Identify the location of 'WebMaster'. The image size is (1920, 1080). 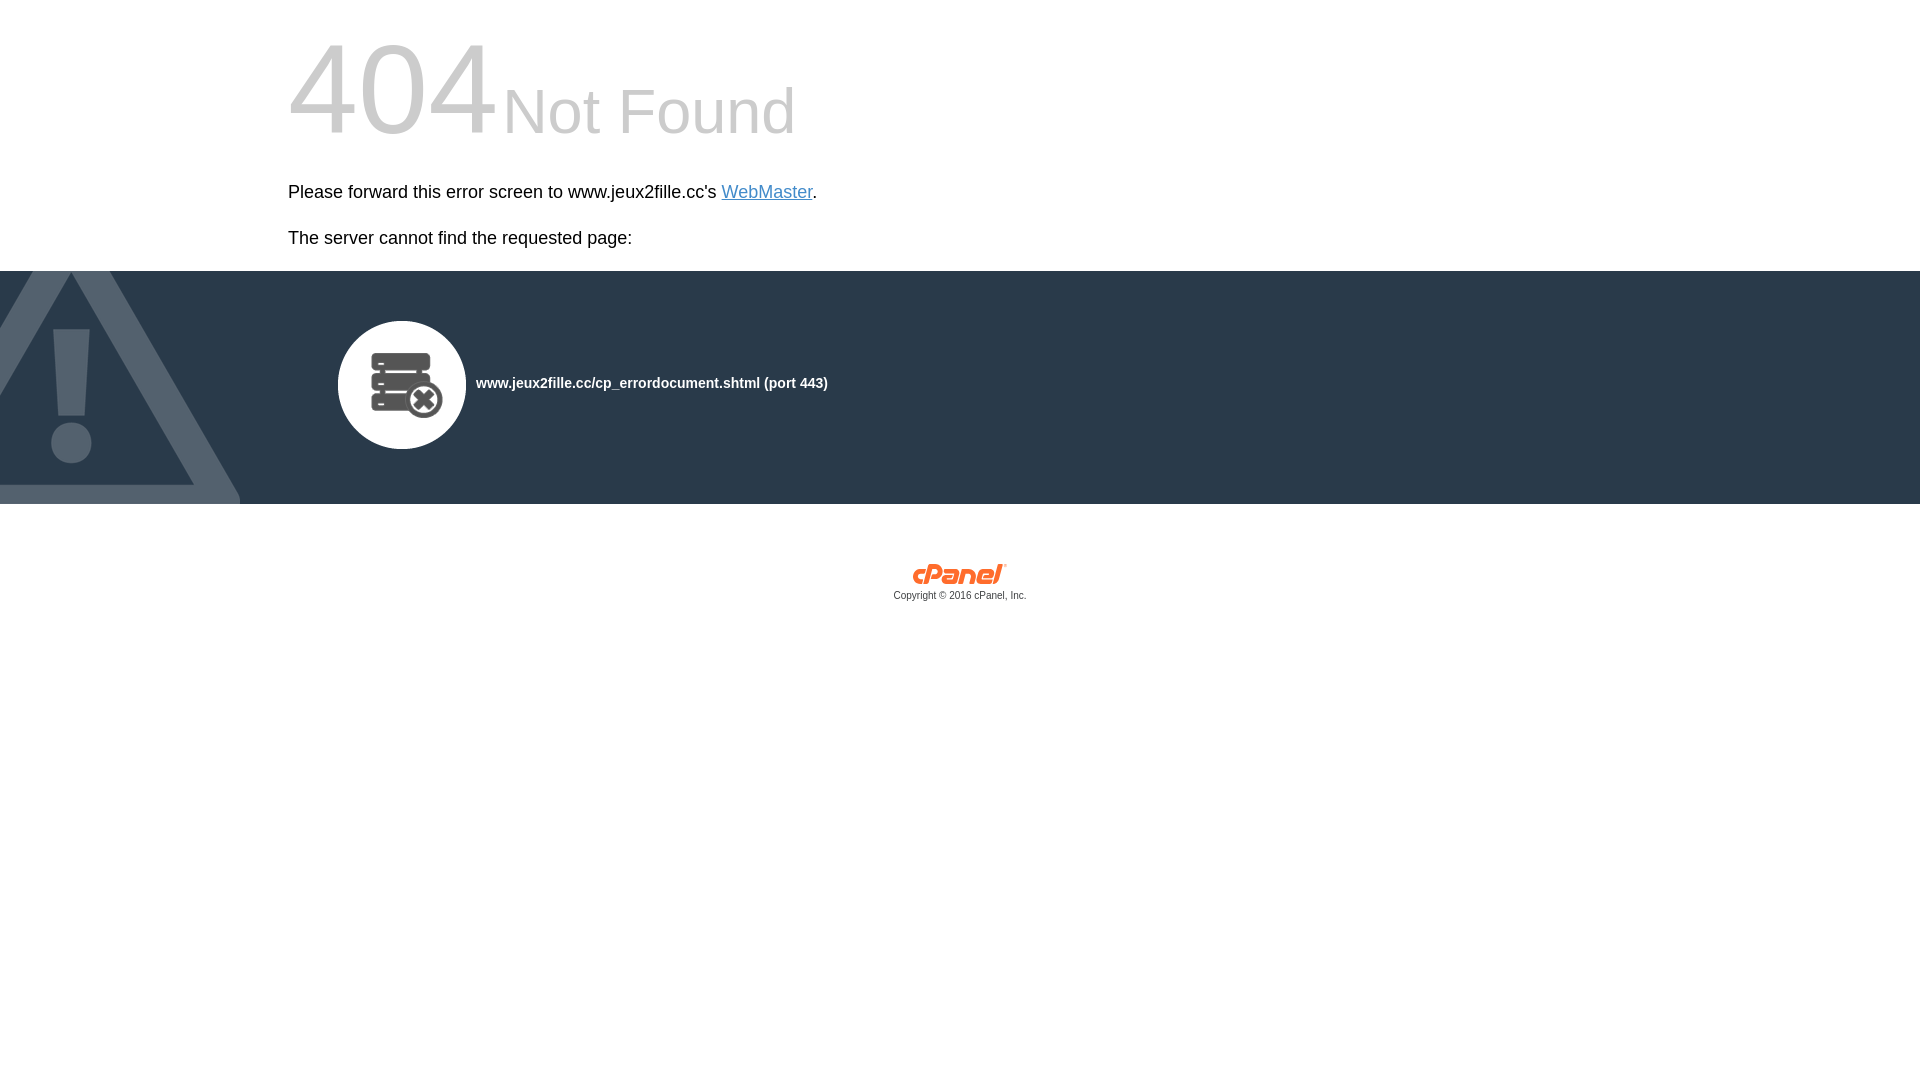
(766, 192).